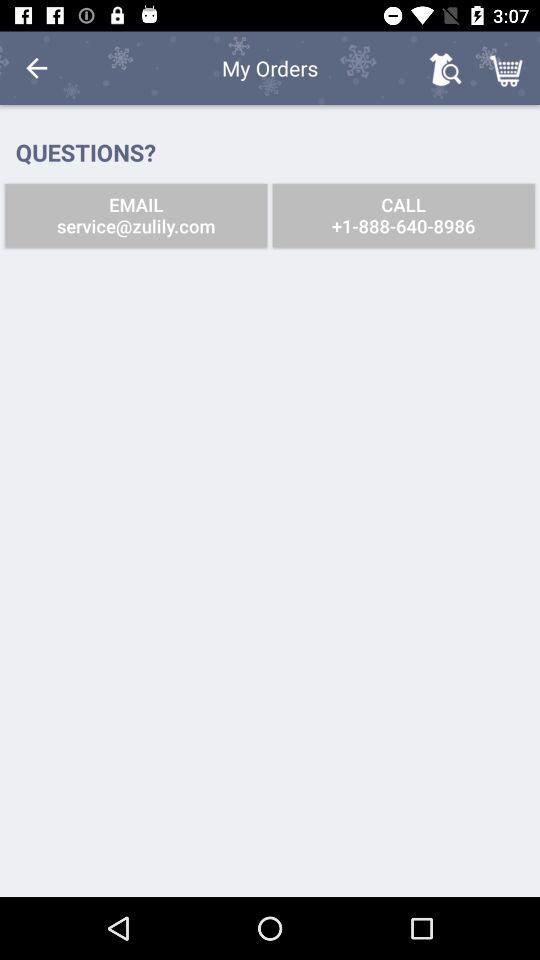 The image size is (540, 960). Describe the element at coordinates (36, 68) in the screenshot. I see `icon to the left of the my orders` at that location.